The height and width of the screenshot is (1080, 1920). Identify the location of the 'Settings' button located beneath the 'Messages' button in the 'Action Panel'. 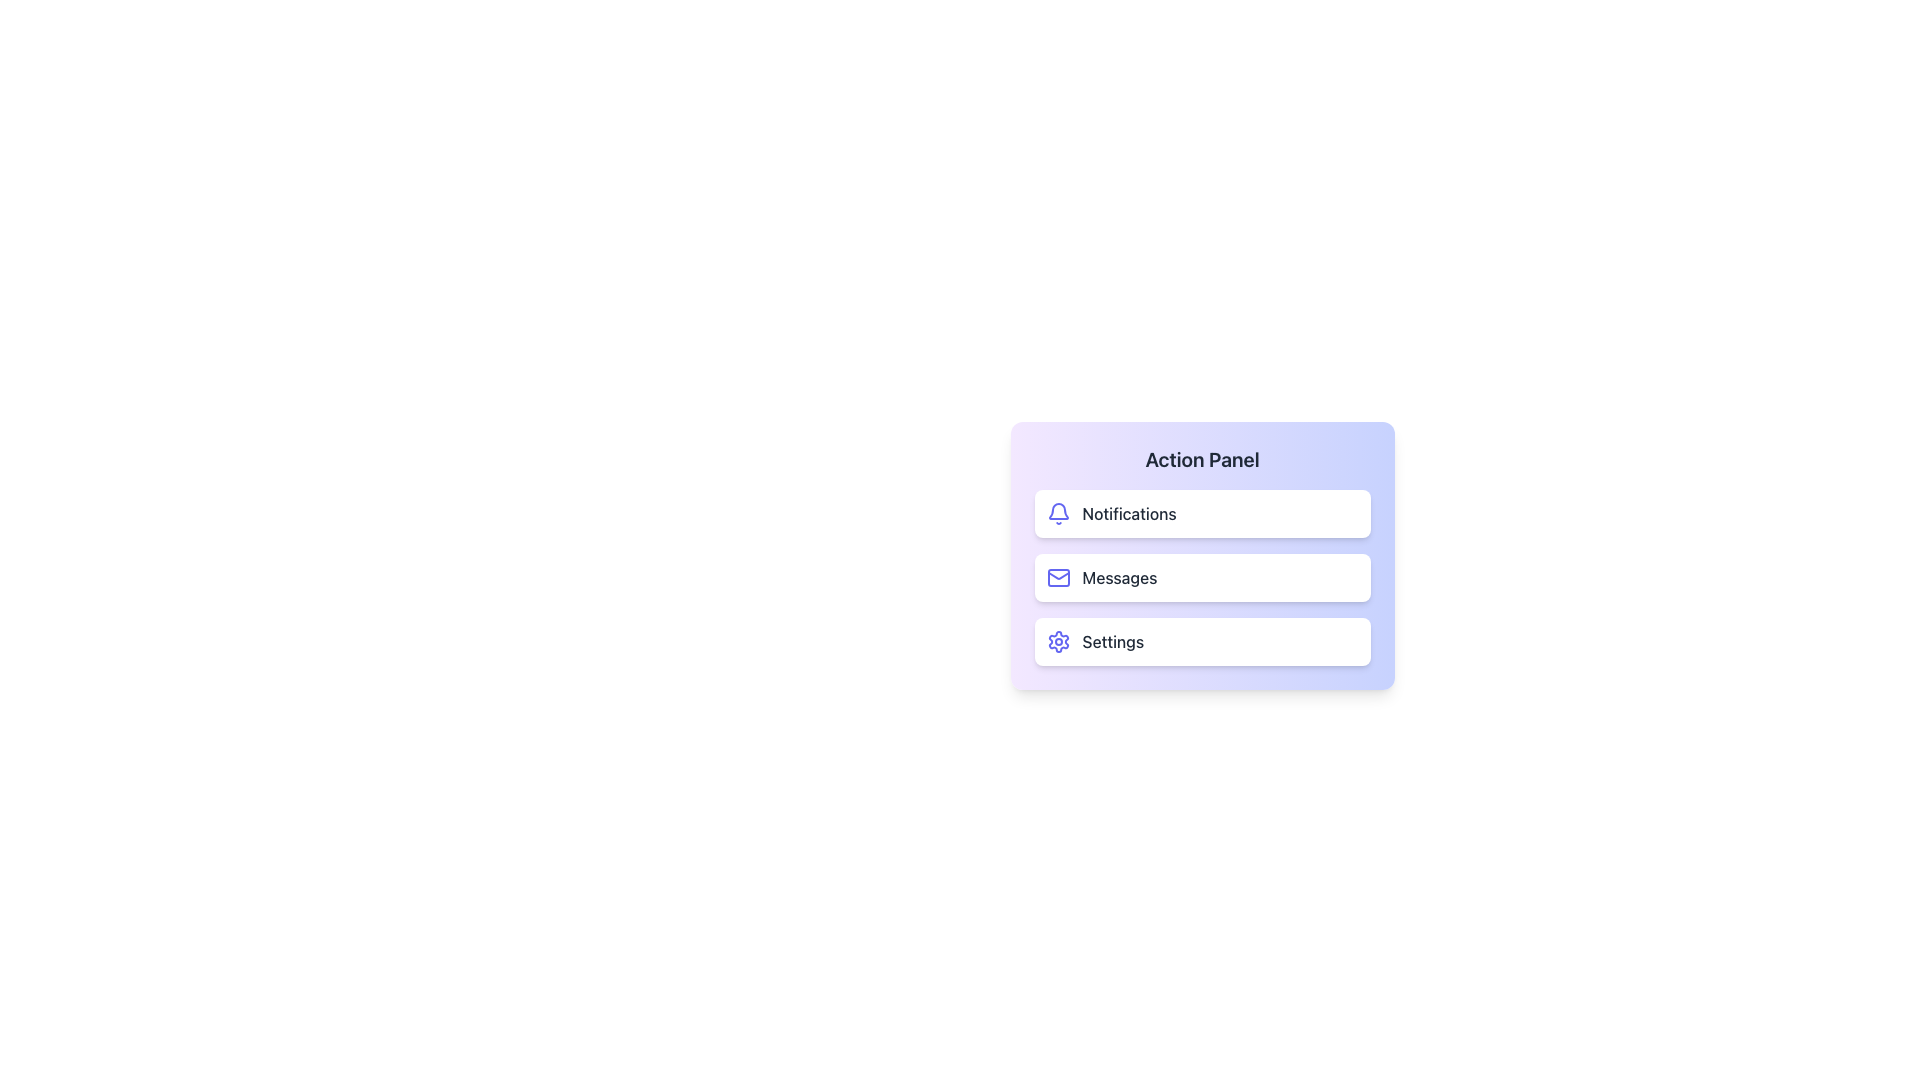
(1201, 641).